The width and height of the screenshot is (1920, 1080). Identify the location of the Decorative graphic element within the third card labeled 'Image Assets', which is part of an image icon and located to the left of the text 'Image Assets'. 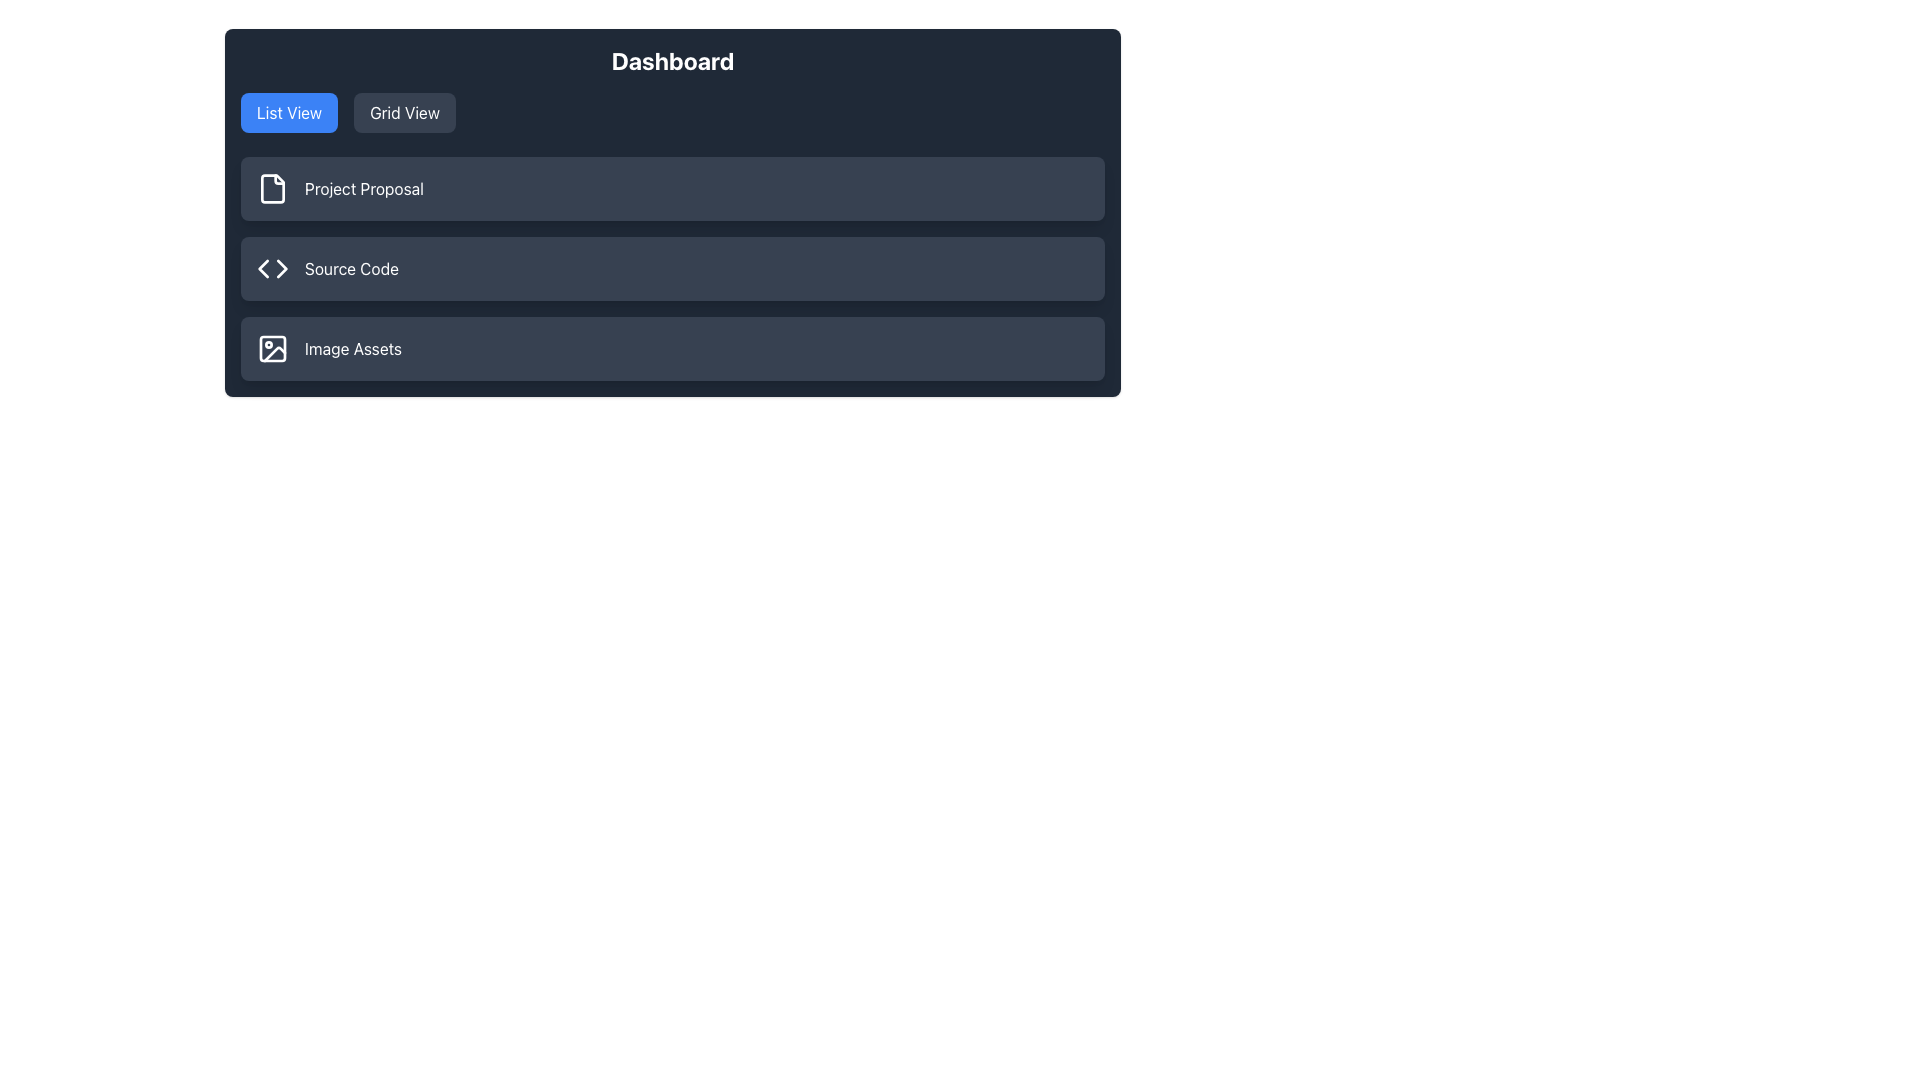
(273, 353).